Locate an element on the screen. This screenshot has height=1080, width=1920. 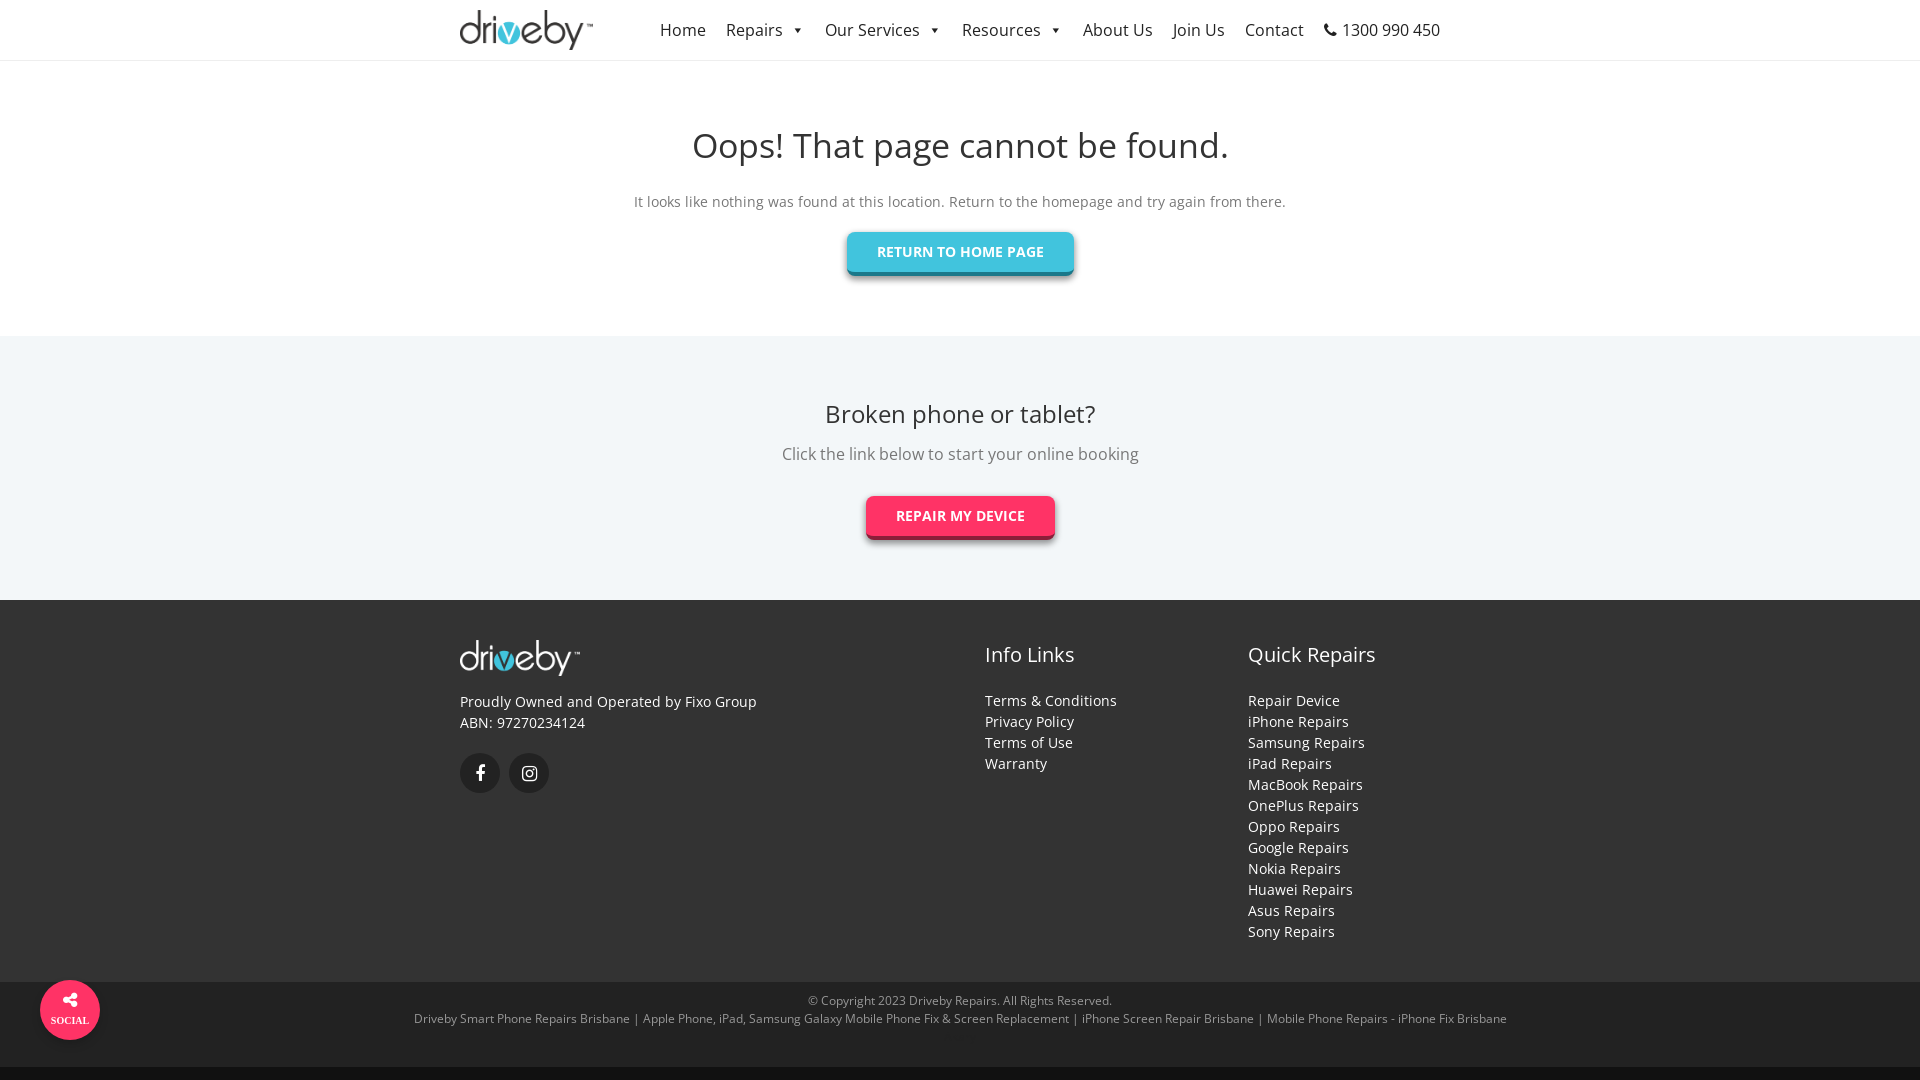
'Asus Repairs' is located at coordinates (1247, 910).